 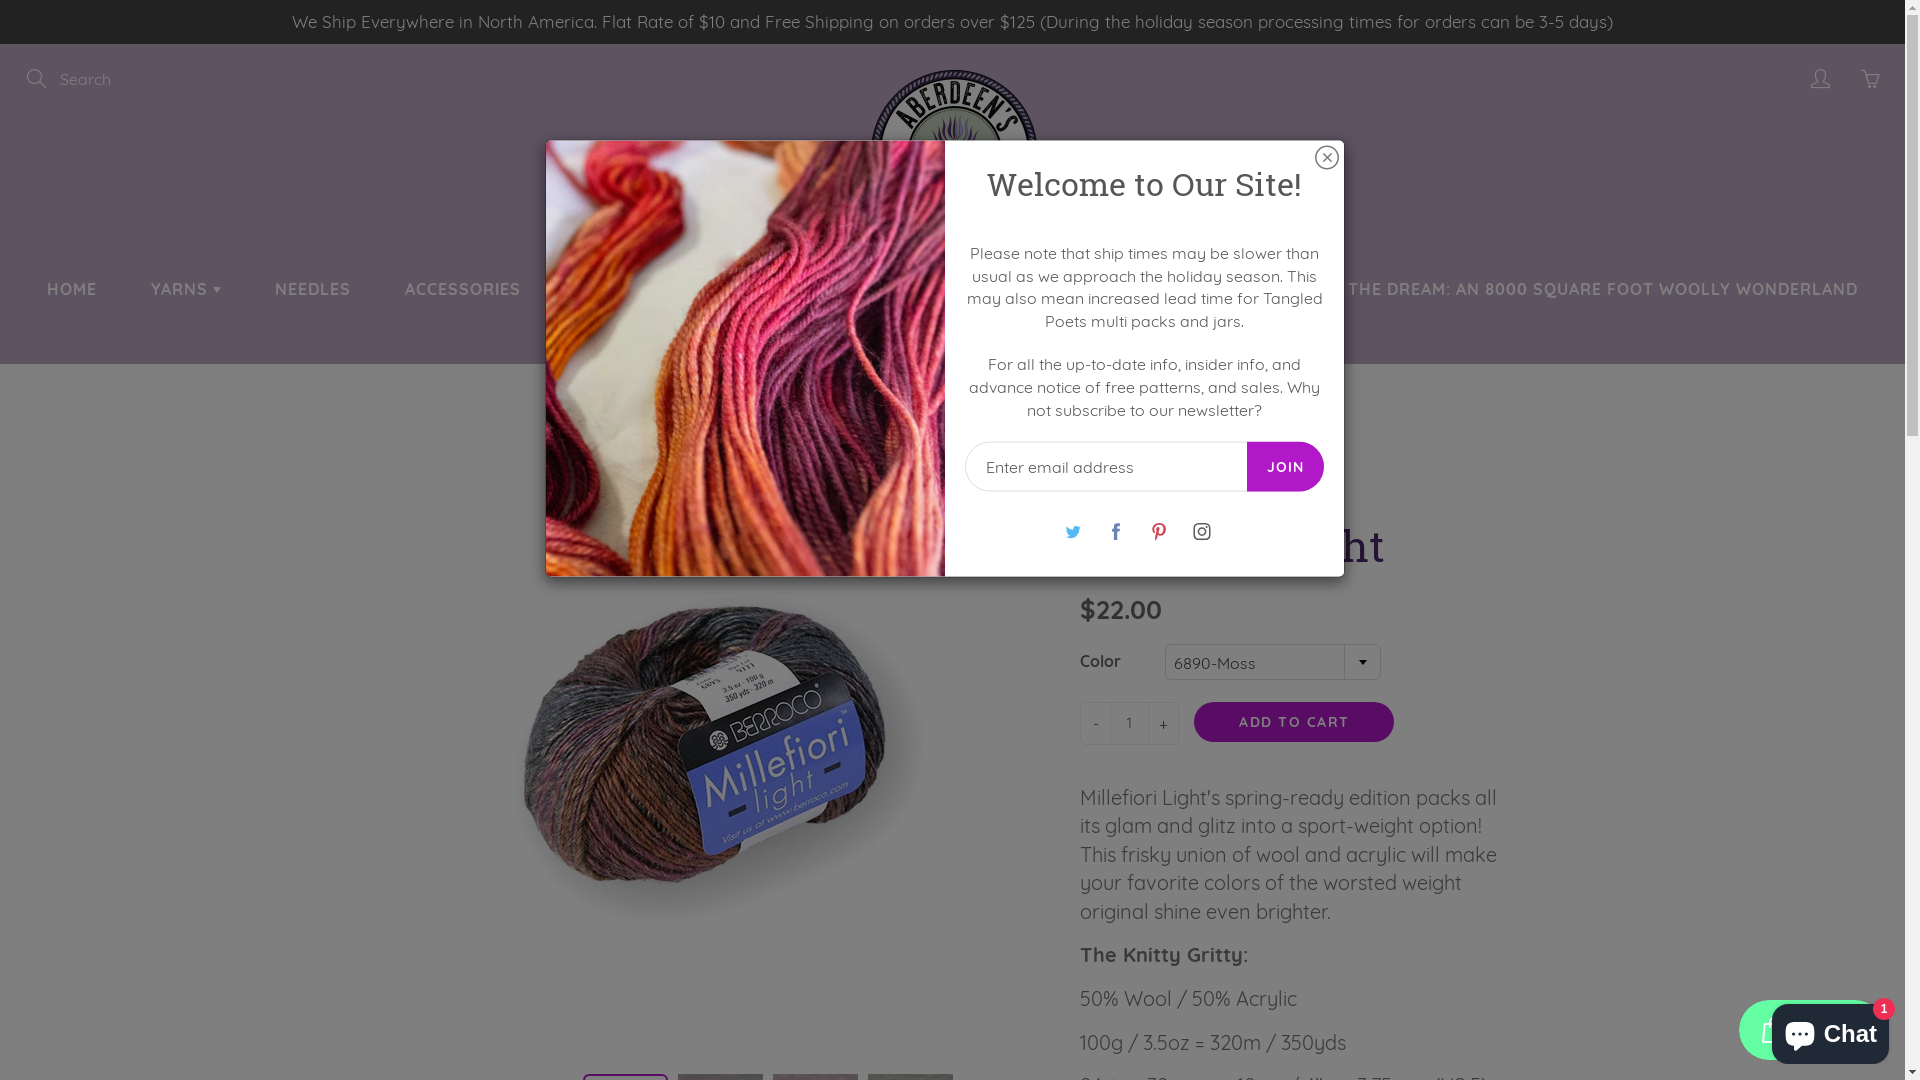 What do you see at coordinates (1072, 530) in the screenshot?
I see `'Twitter'` at bounding box center [1072, 530].